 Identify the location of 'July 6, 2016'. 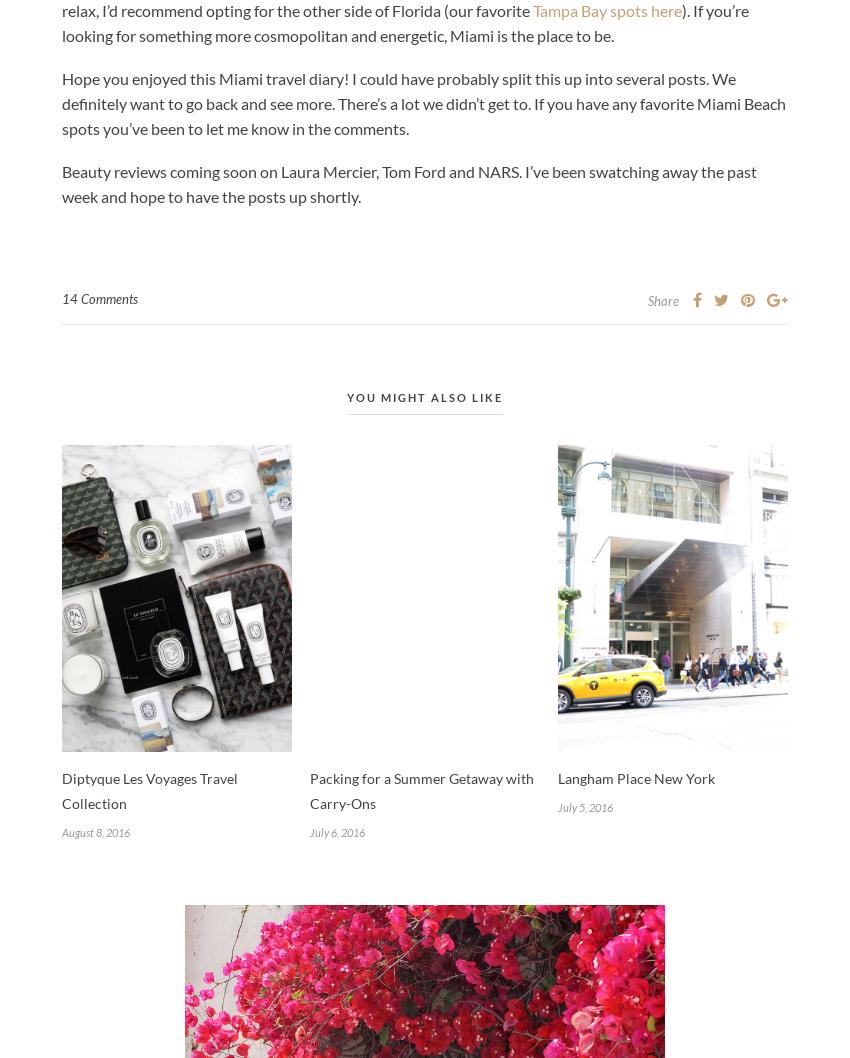
(309, 830).